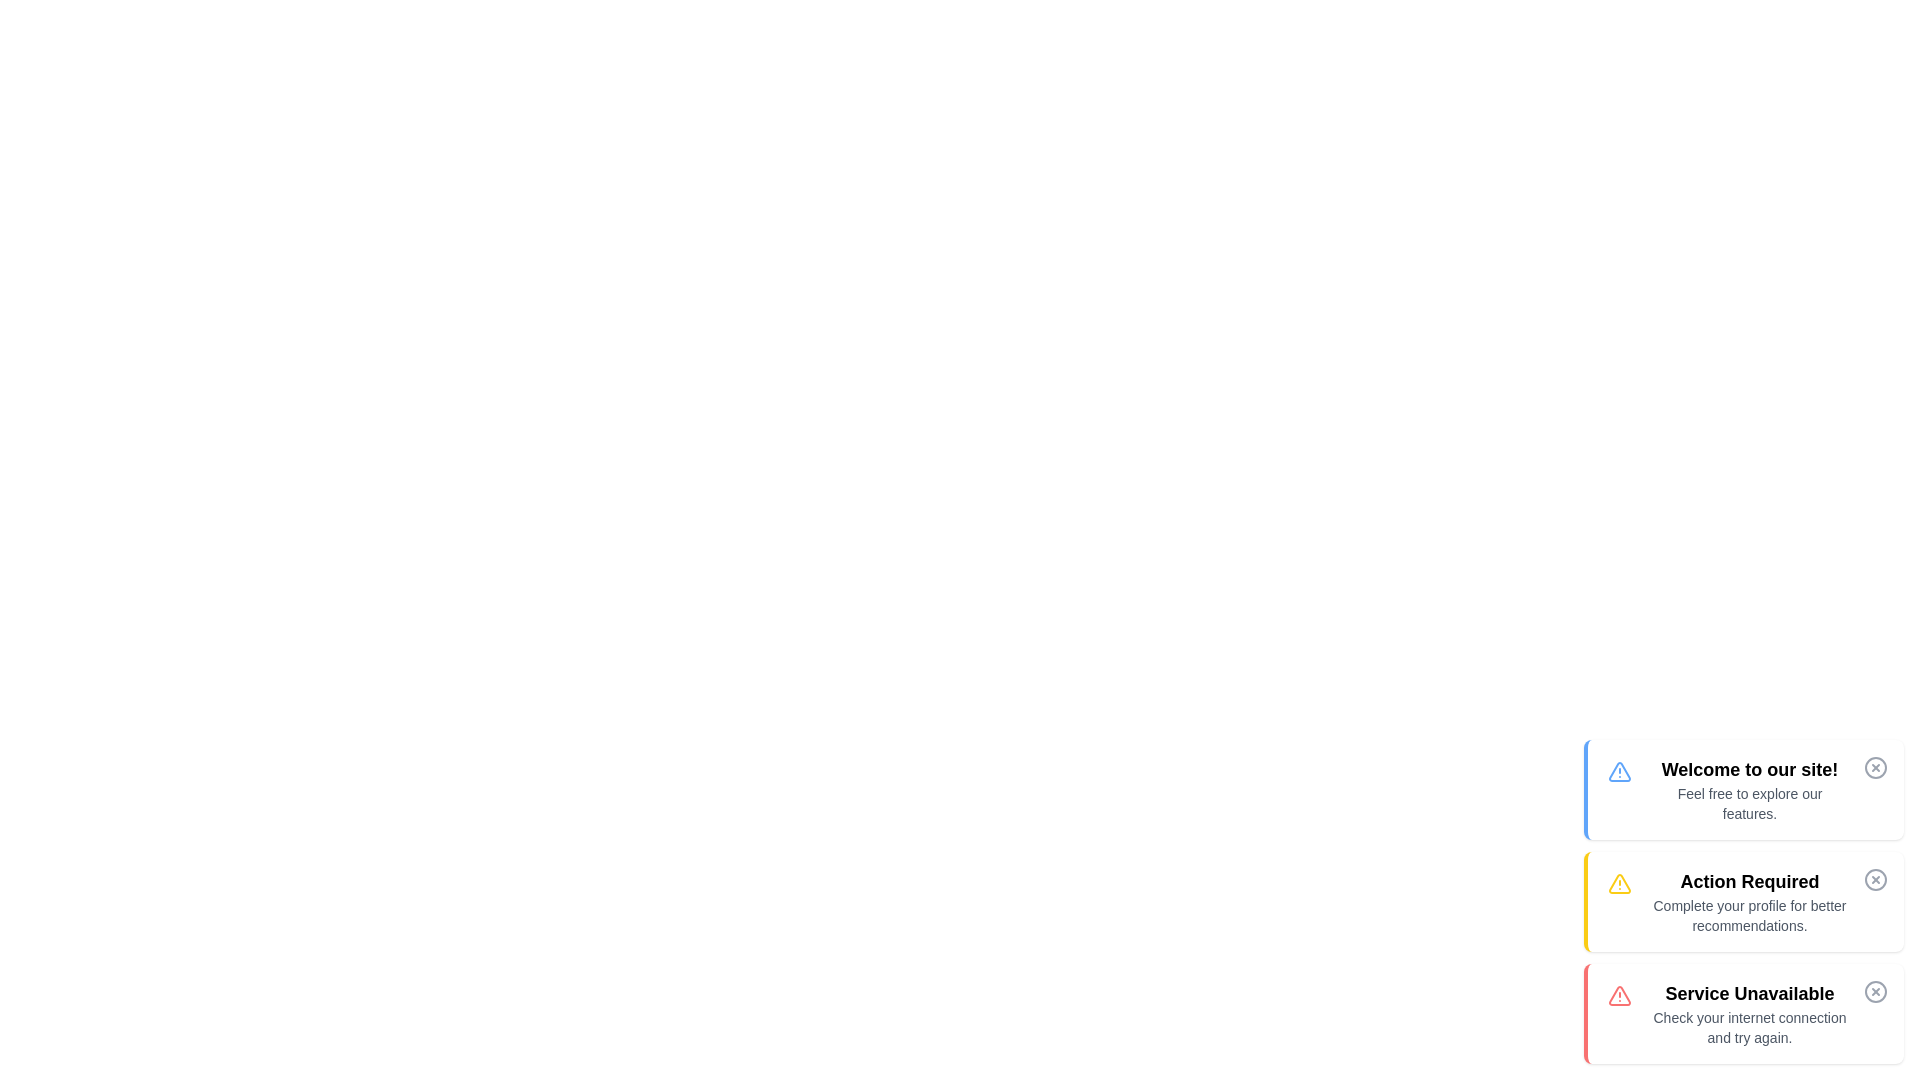 The image size is (1920, 1080). What do you see at coordinates (1875, 991) in the screenshot?
I see `the circular 'X' button in the top-right corner of the 'Service Unavailable' notification card` at bounding box center [1875, 991].